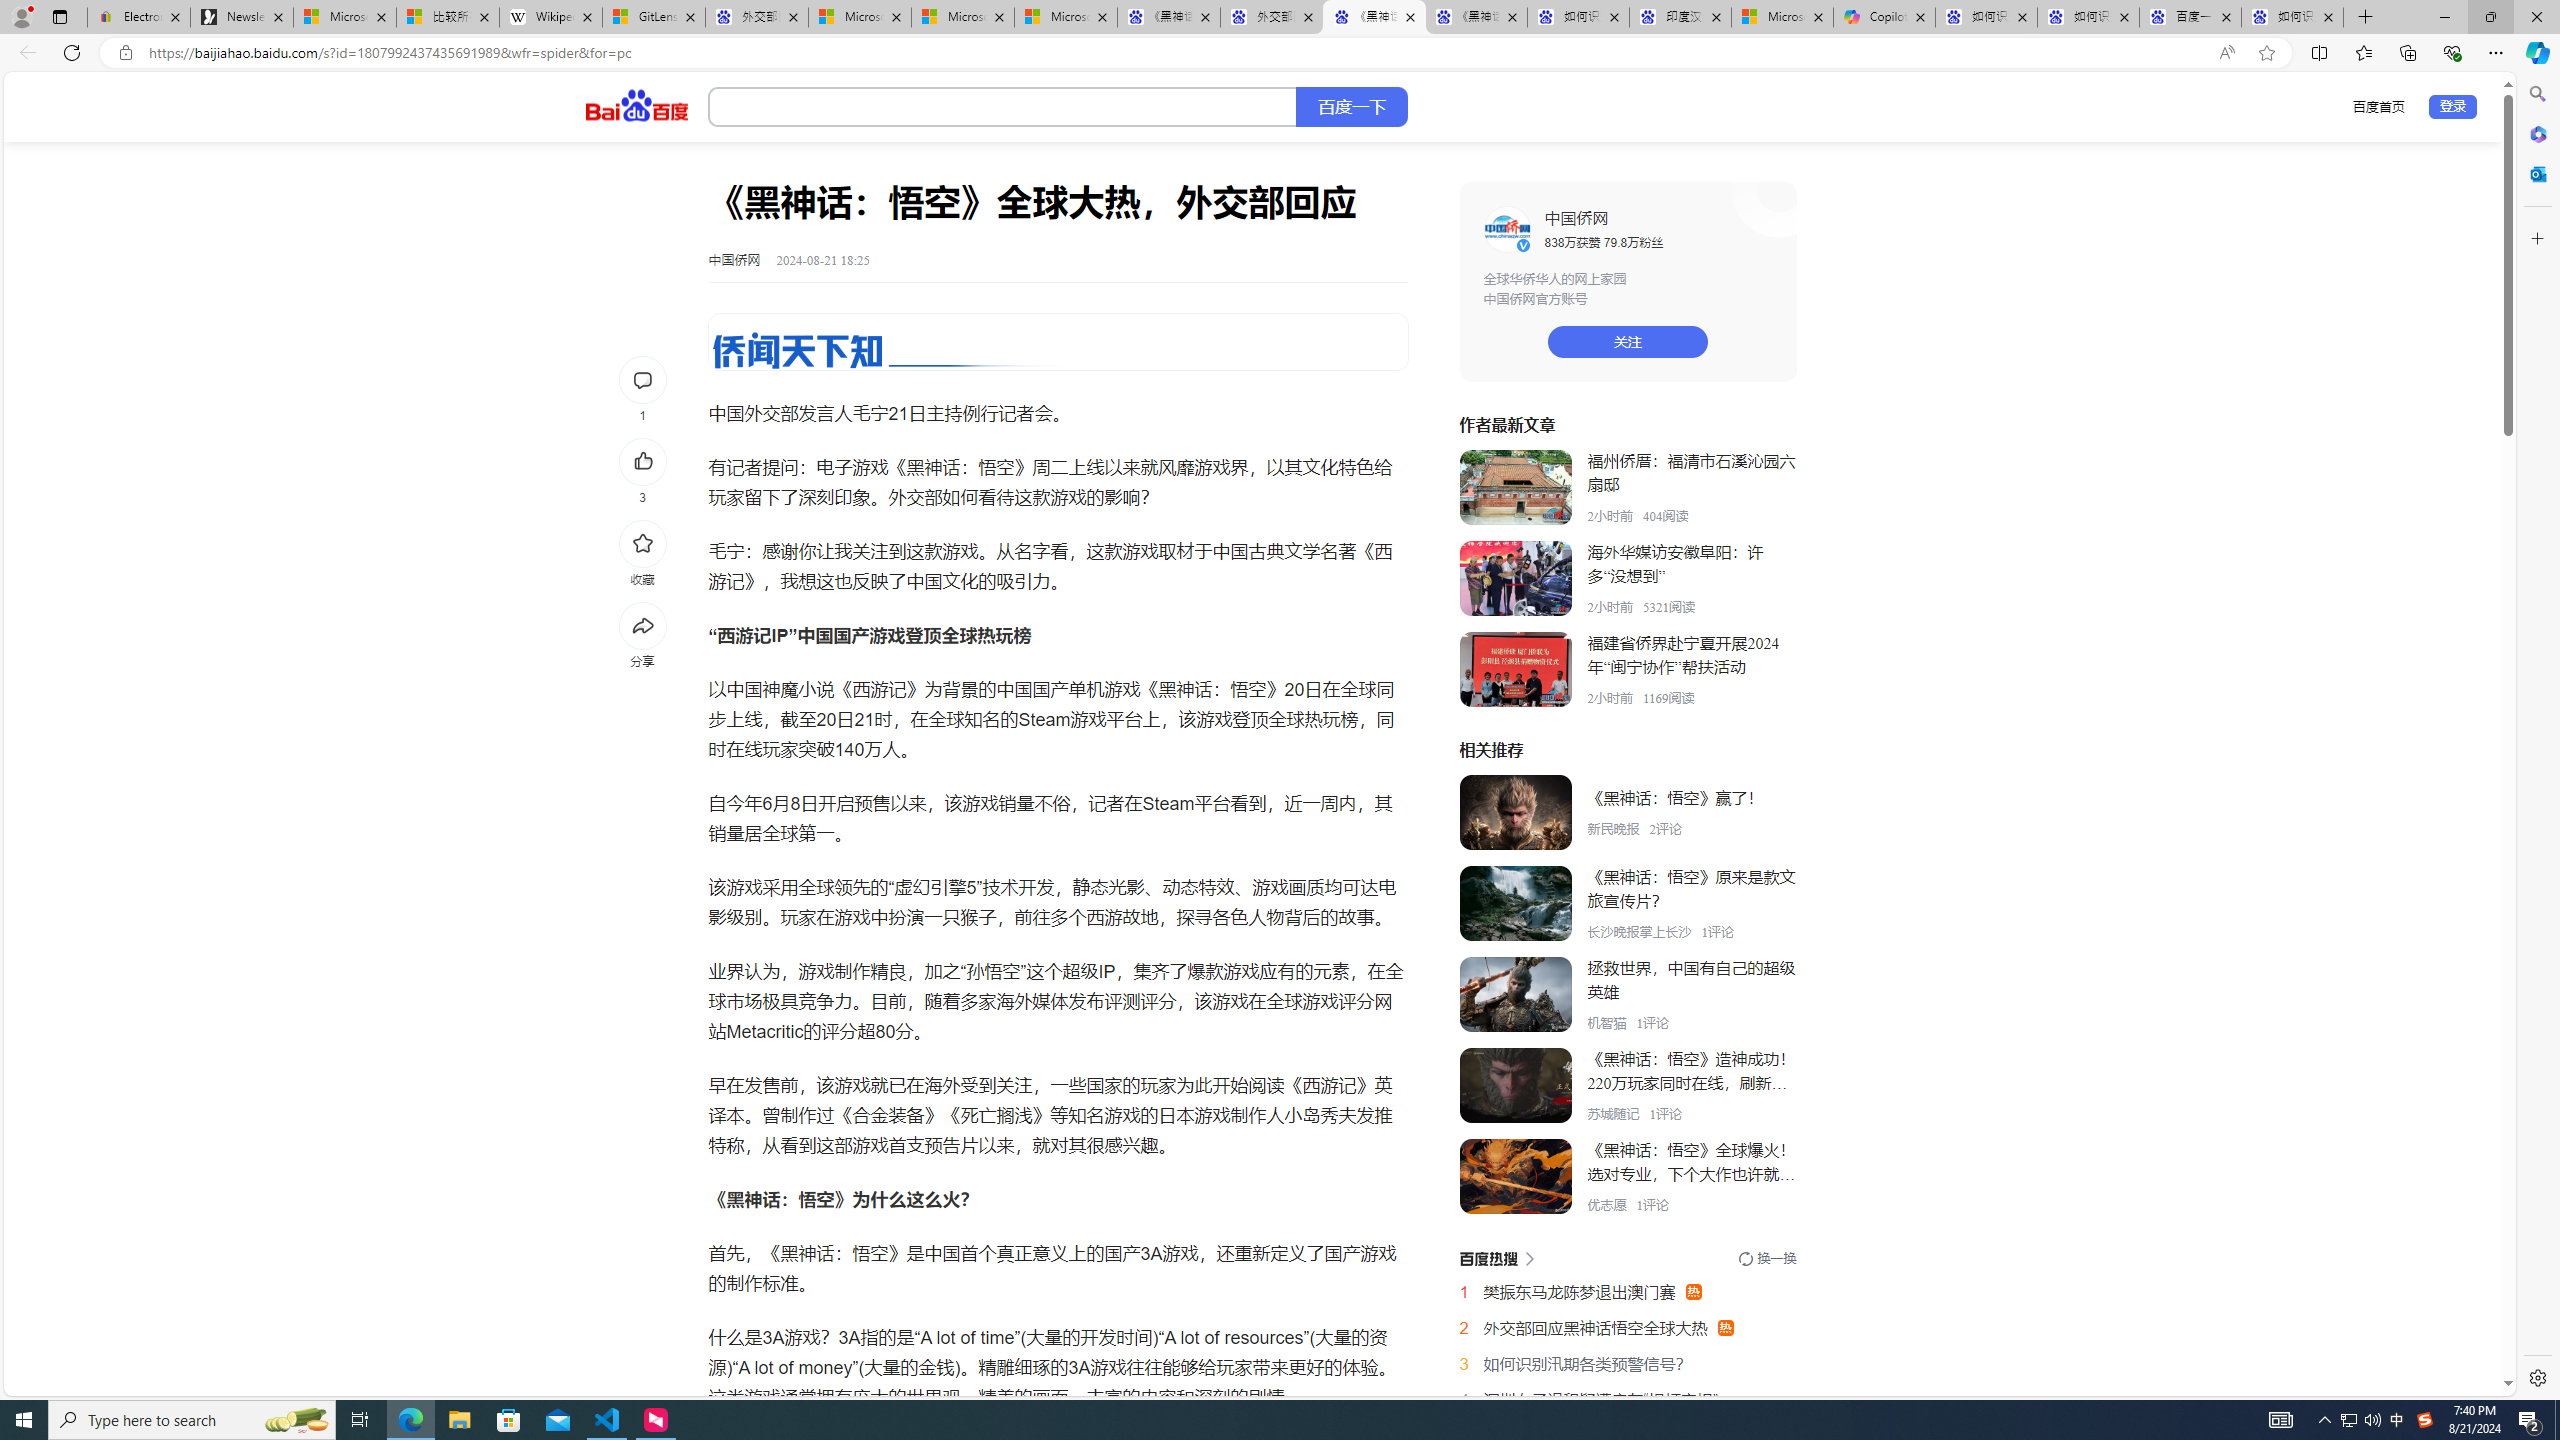 The width and height of the screenshot is (2560, 1440). I want to click on 'Newsletter Sign Up', so click(240, 16).